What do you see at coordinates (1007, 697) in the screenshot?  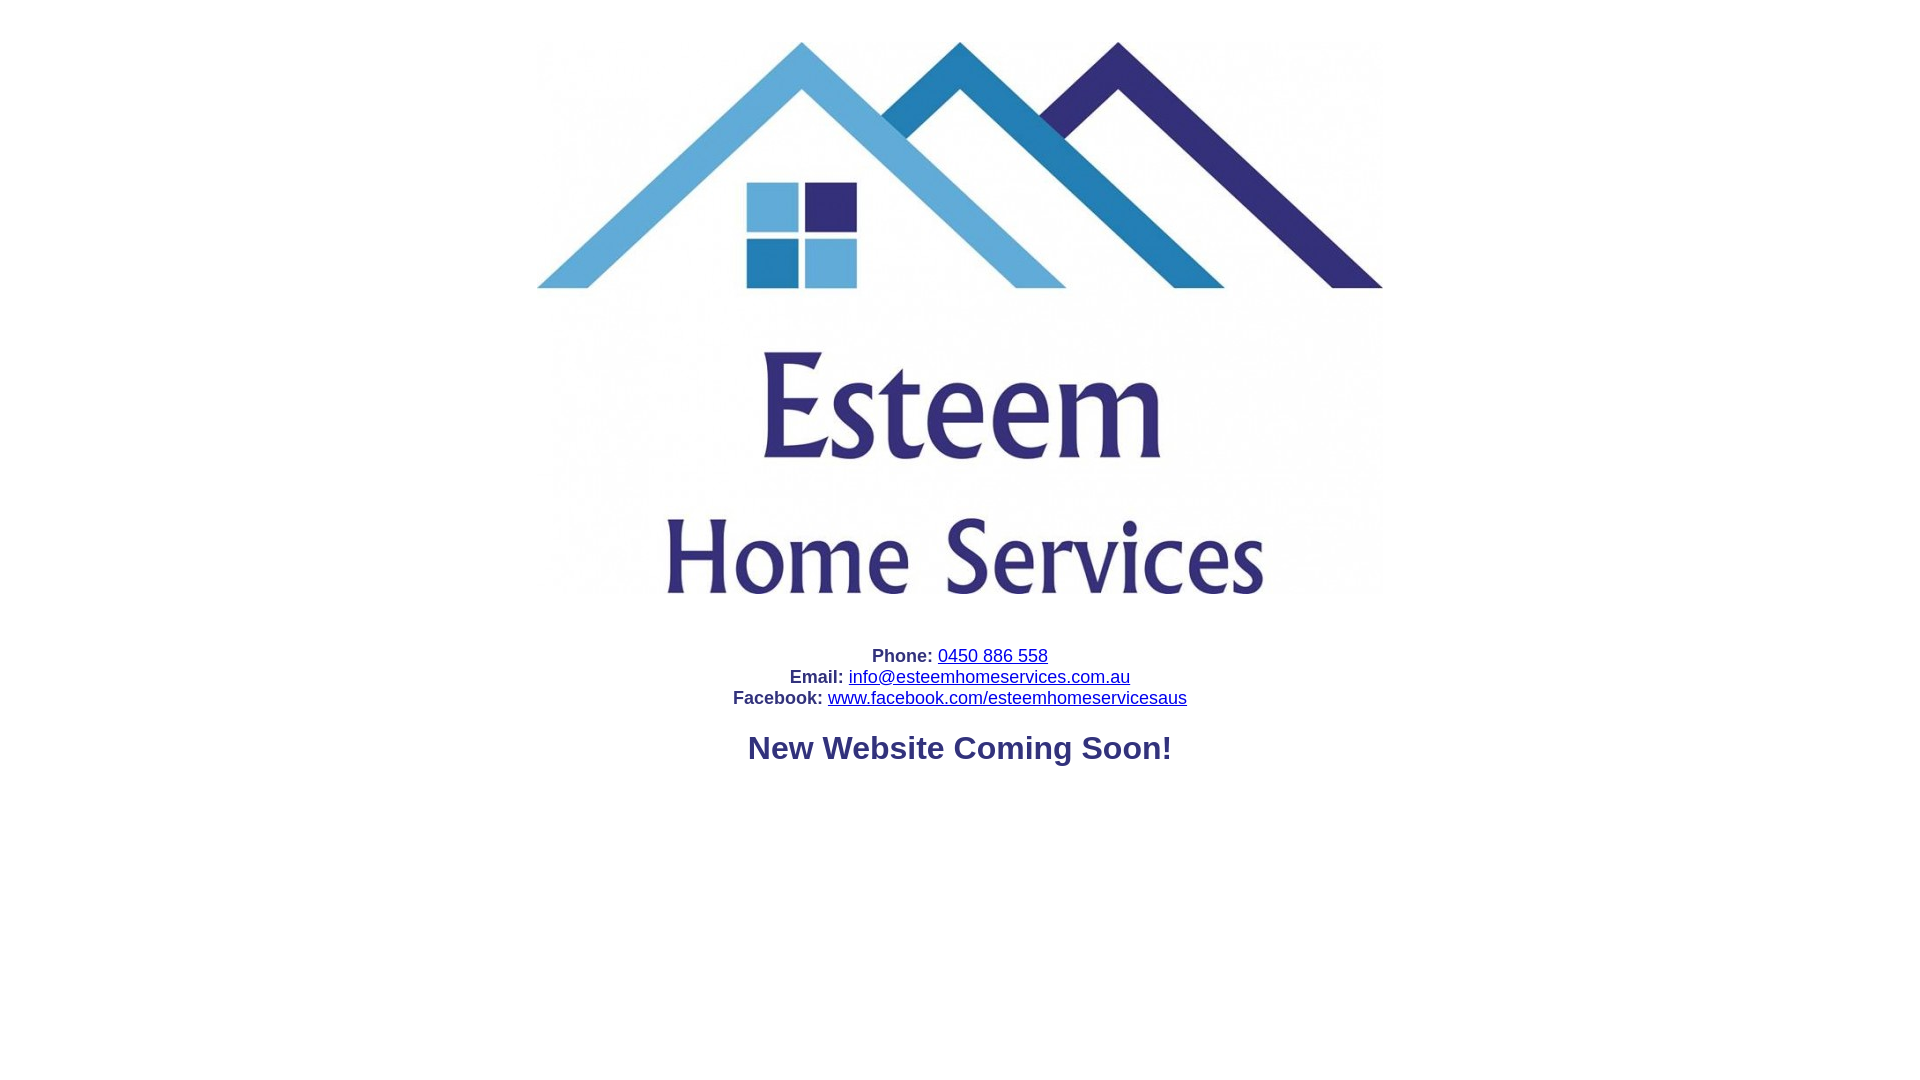 I see `'www.facebook.com/esteemhomeservicesaus'` at bounding box center [1007, 697].